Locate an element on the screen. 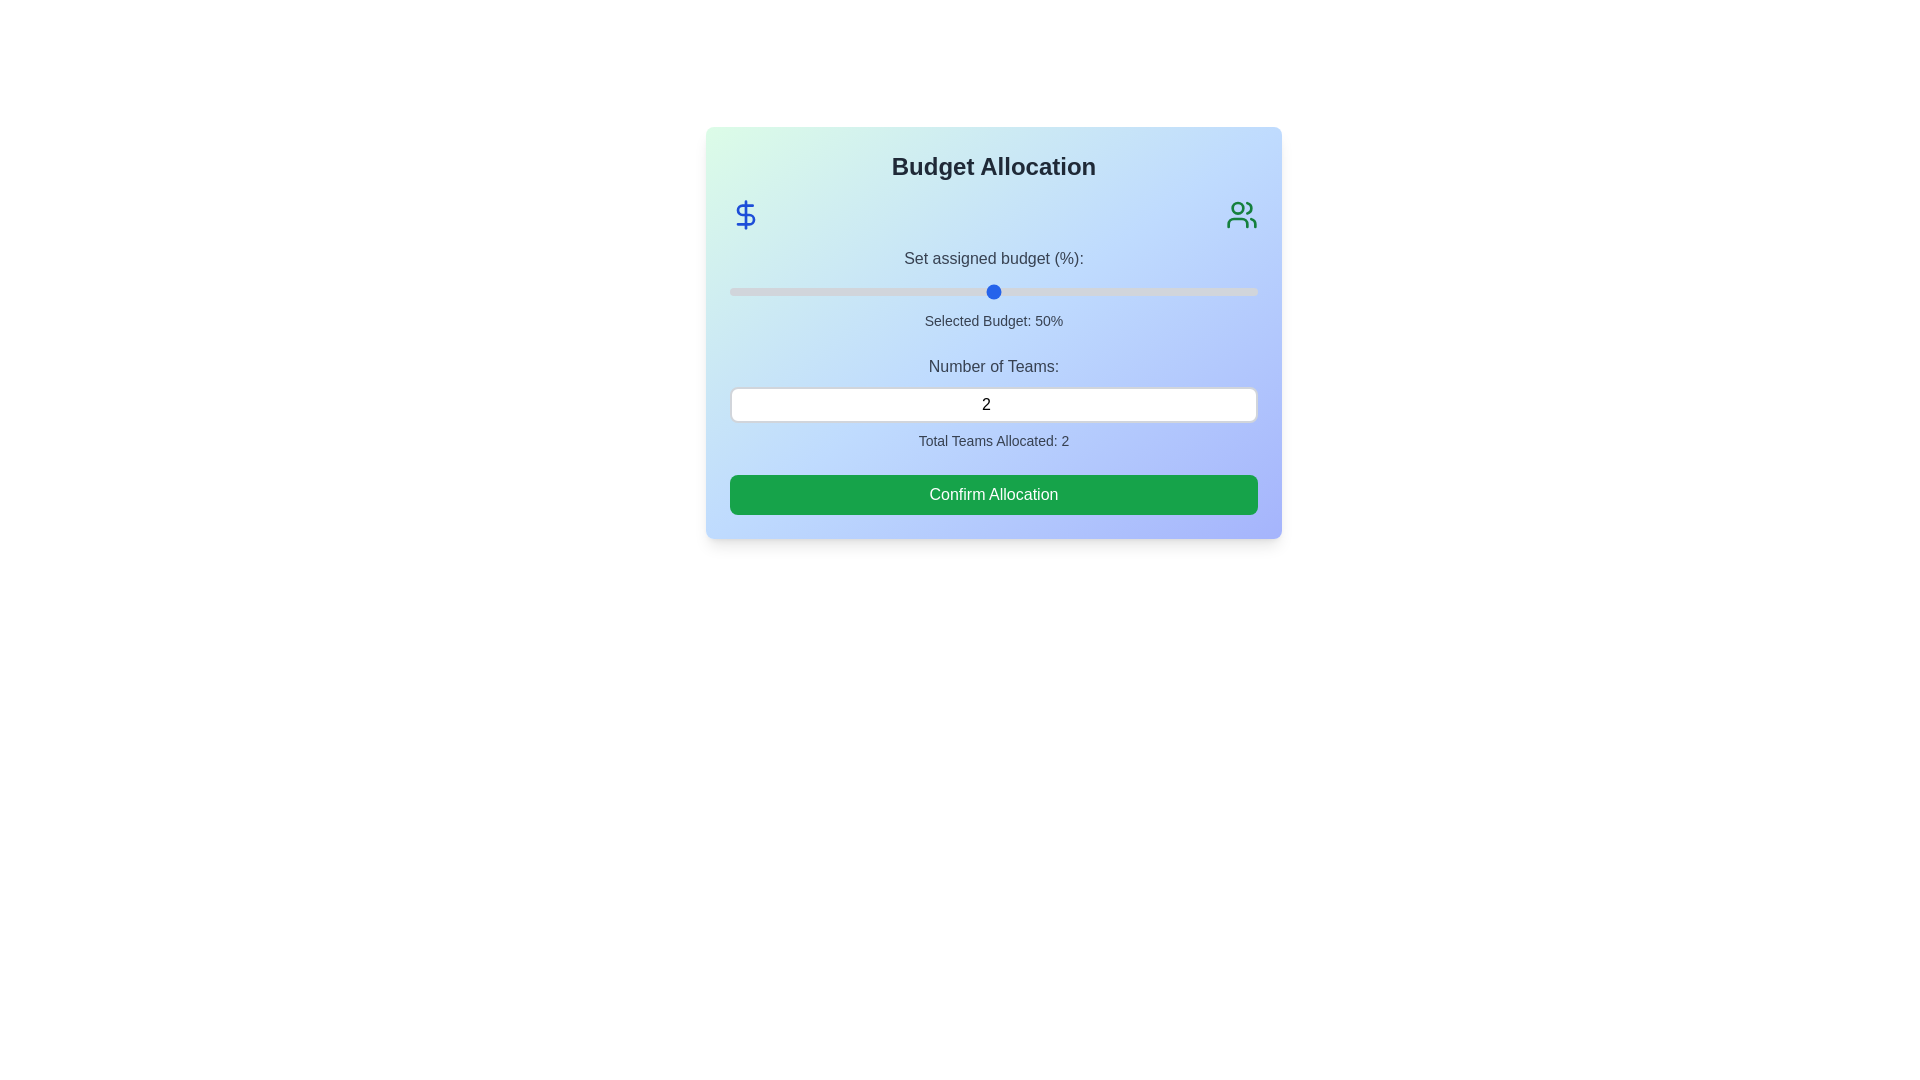 The height and width of the screenshot is (1080, 1920). the budget slider to set the budget to 22% is located at coordinates (846, 292).